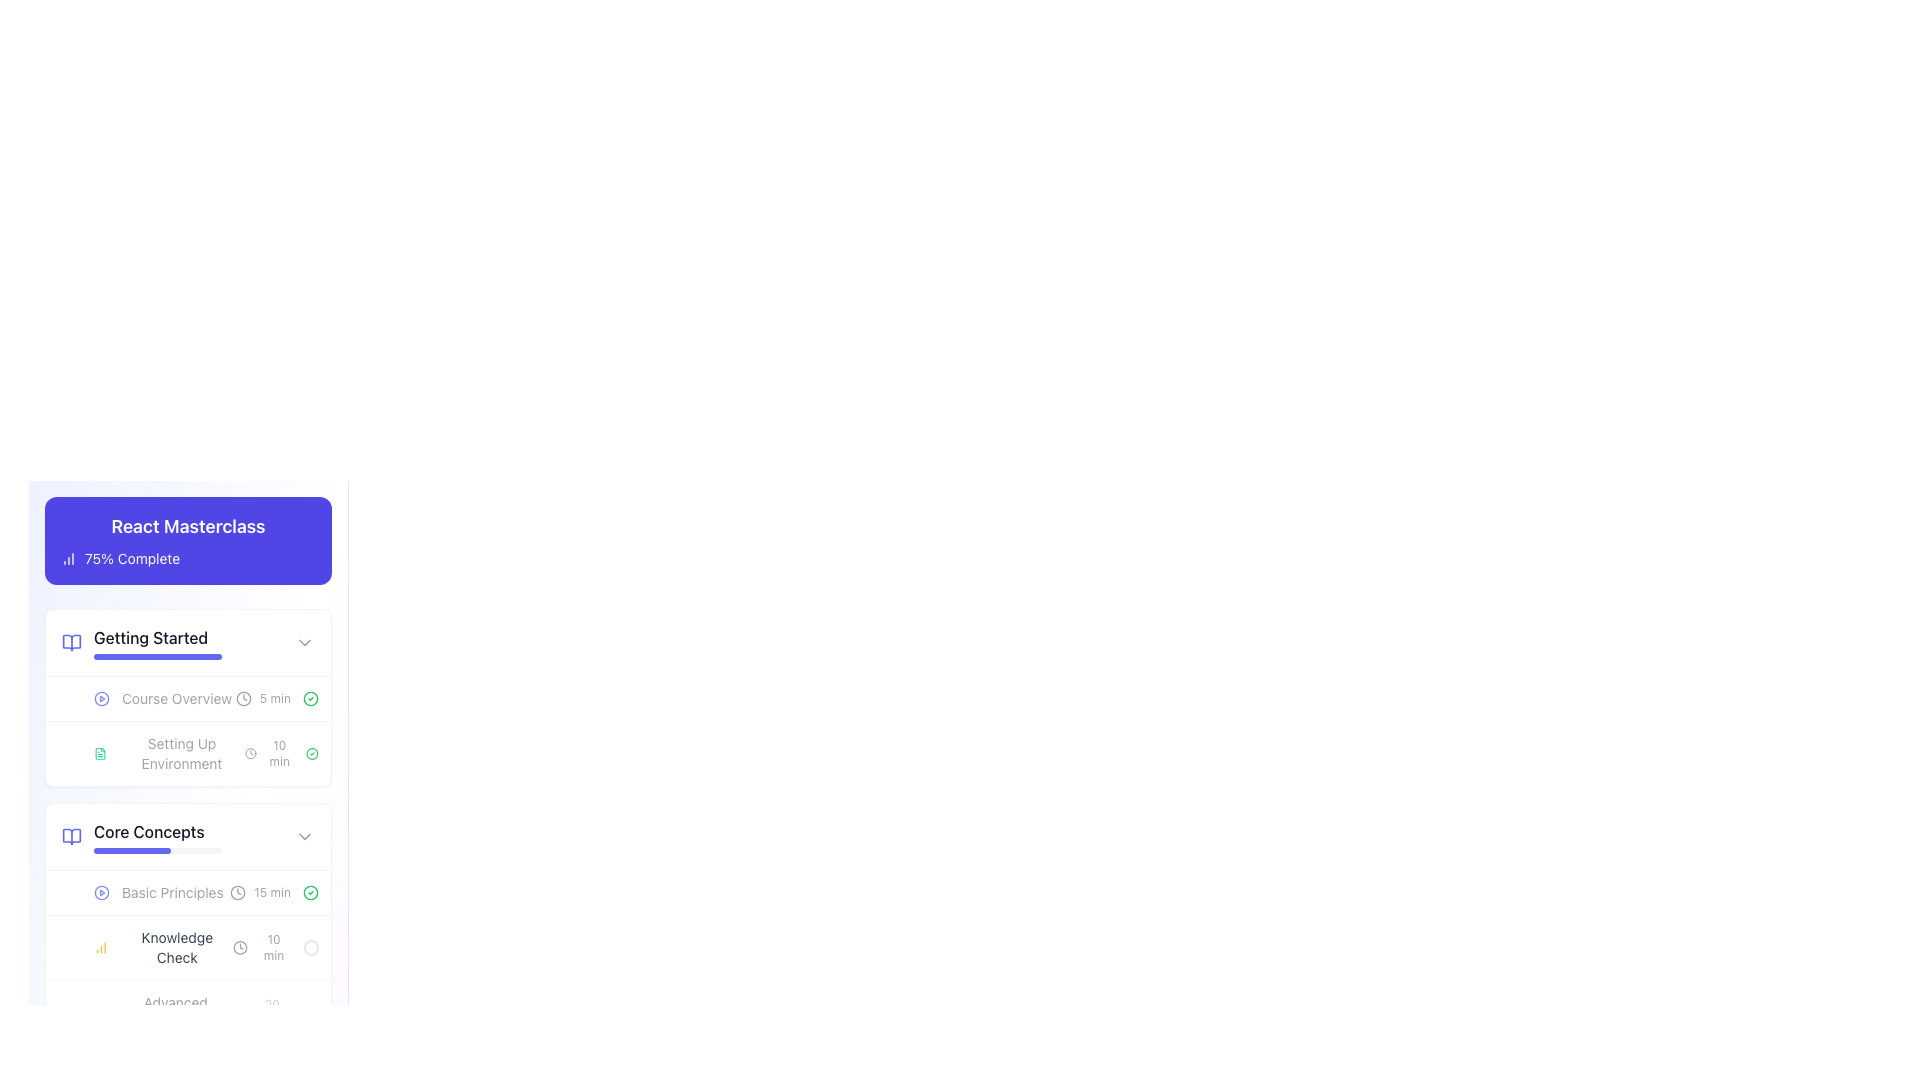 This screenshot has height=1080, width=1920. What do you see at coordinates (72, 837) in the screenshot?
I see `the decorative icon representing the 'Core Concepts' section, located in the left panel under the 'Core Concepts' heading` at bounding box center [72, 837].